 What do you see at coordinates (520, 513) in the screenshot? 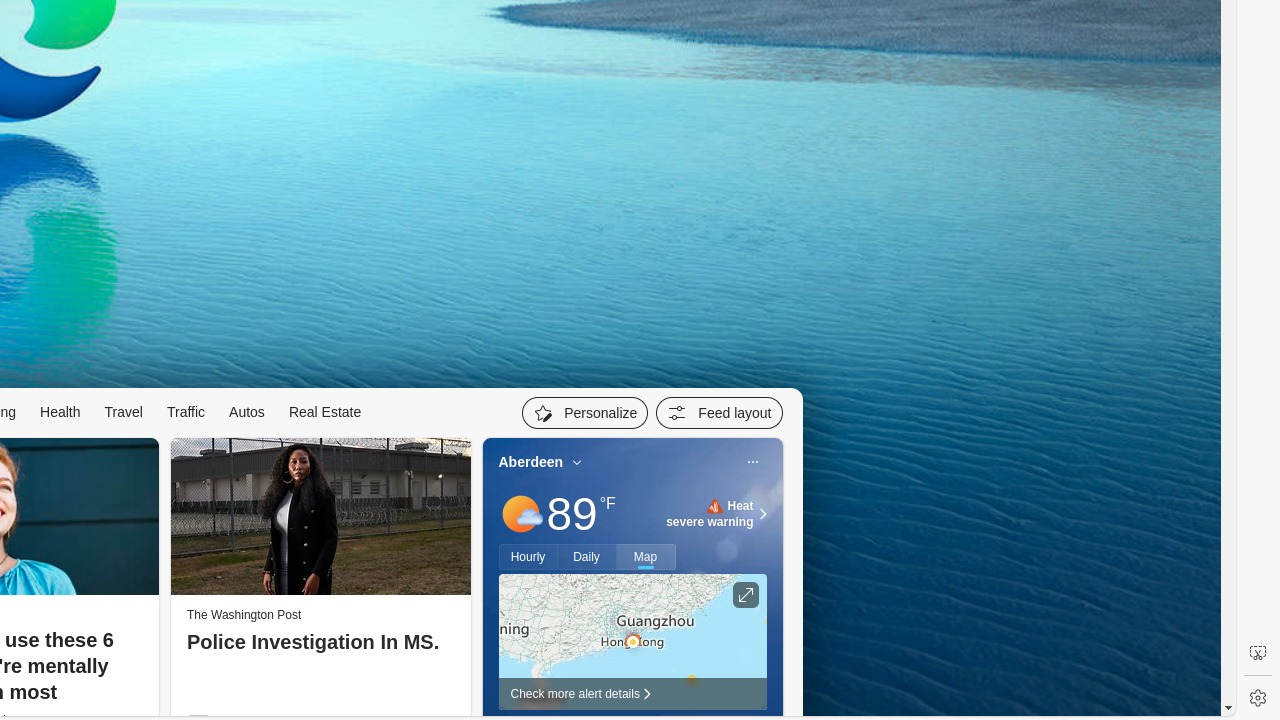
I see `'Mostly sunny'` at bounding box center [520, 513].